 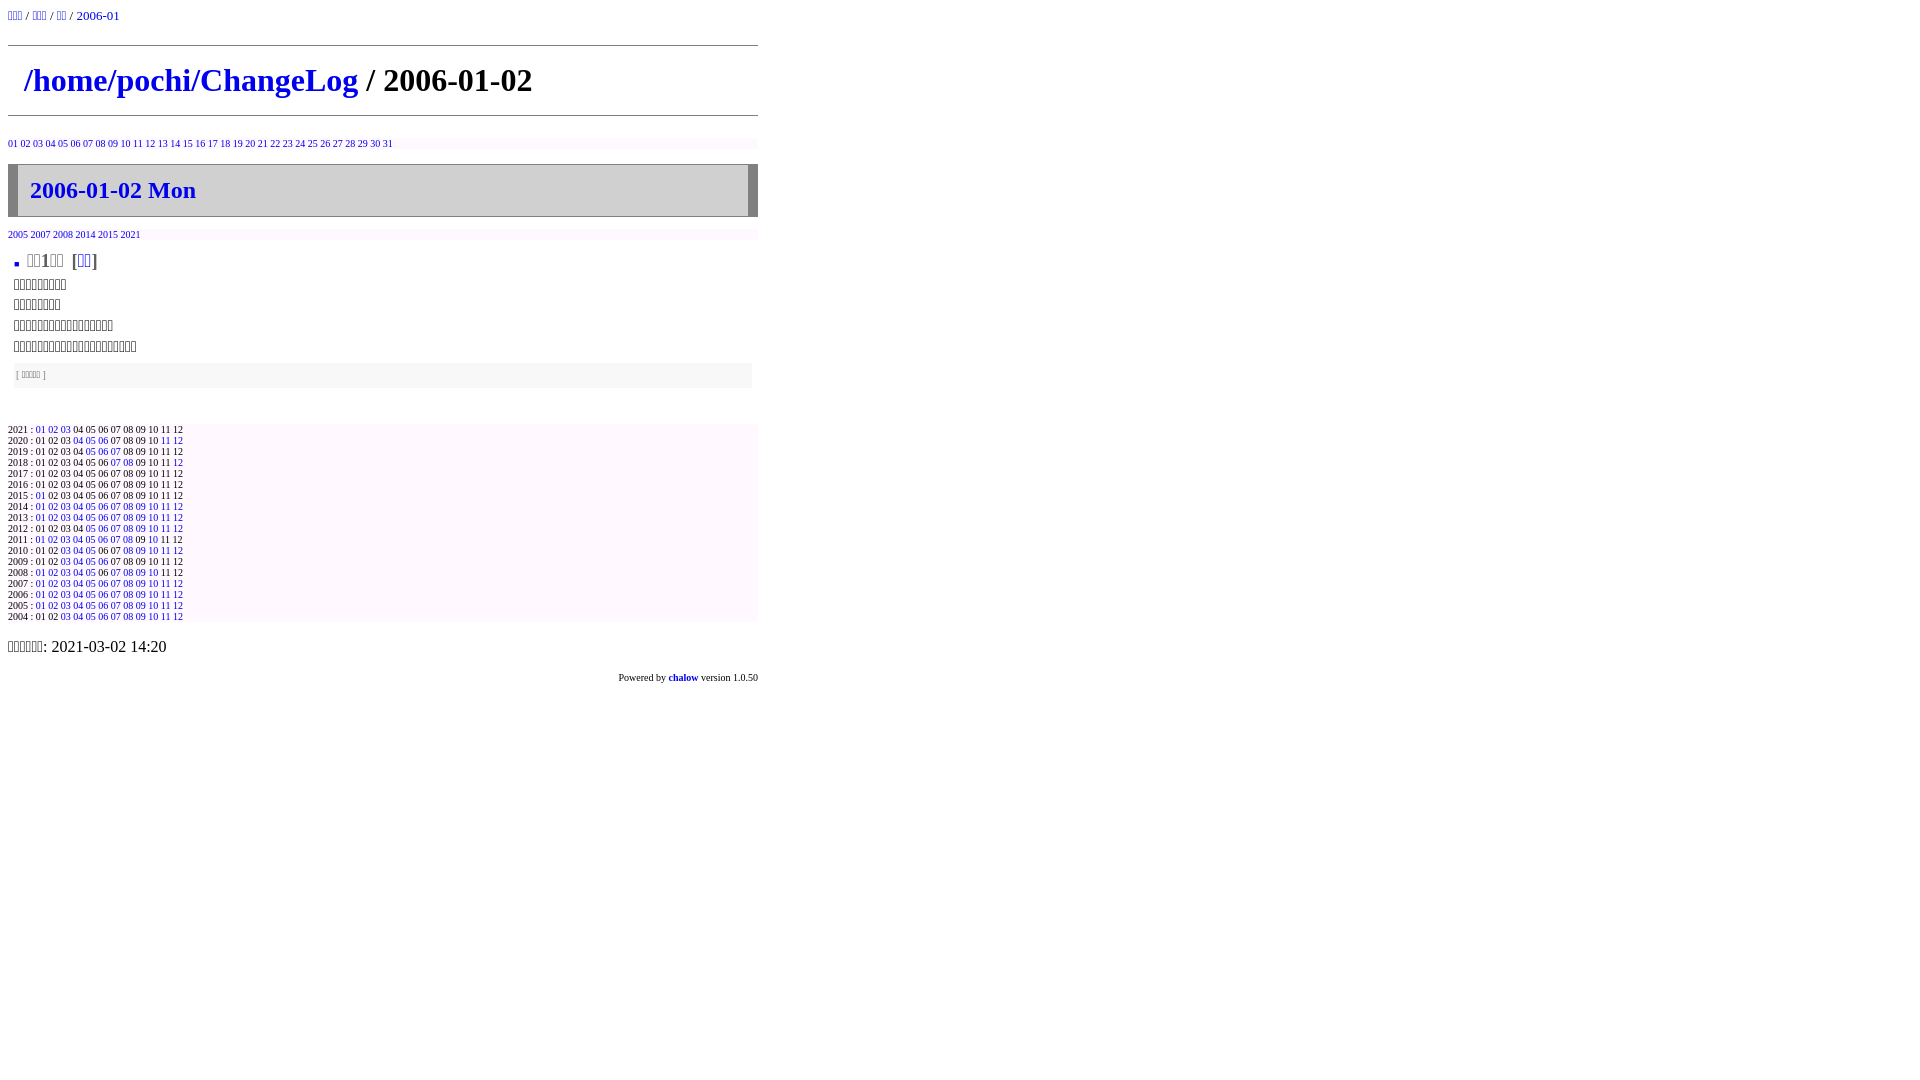 What do you see at coordinates (101, 583) in the screenshot?
I see `'06'` at bounding box center [101, 583].